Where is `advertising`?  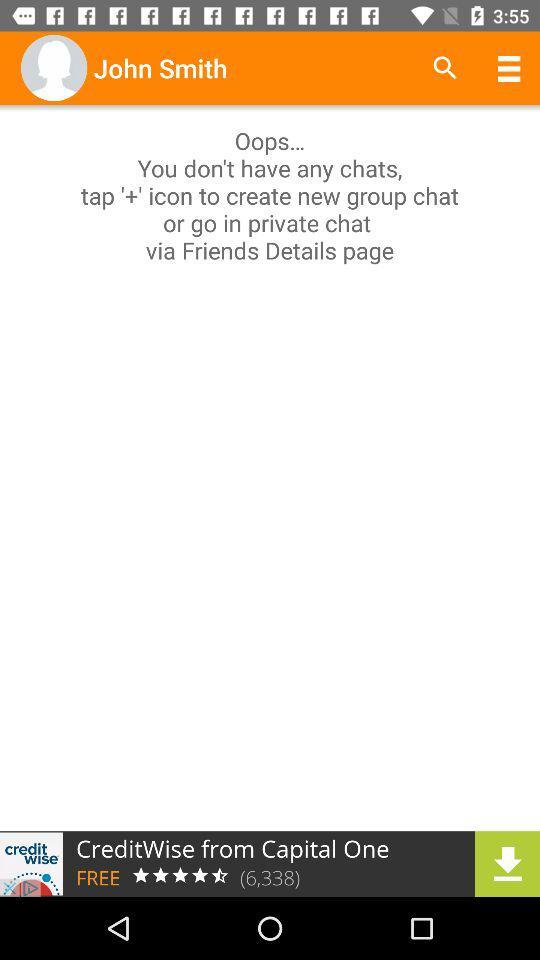 advertising is located at coordinates (270, 863).